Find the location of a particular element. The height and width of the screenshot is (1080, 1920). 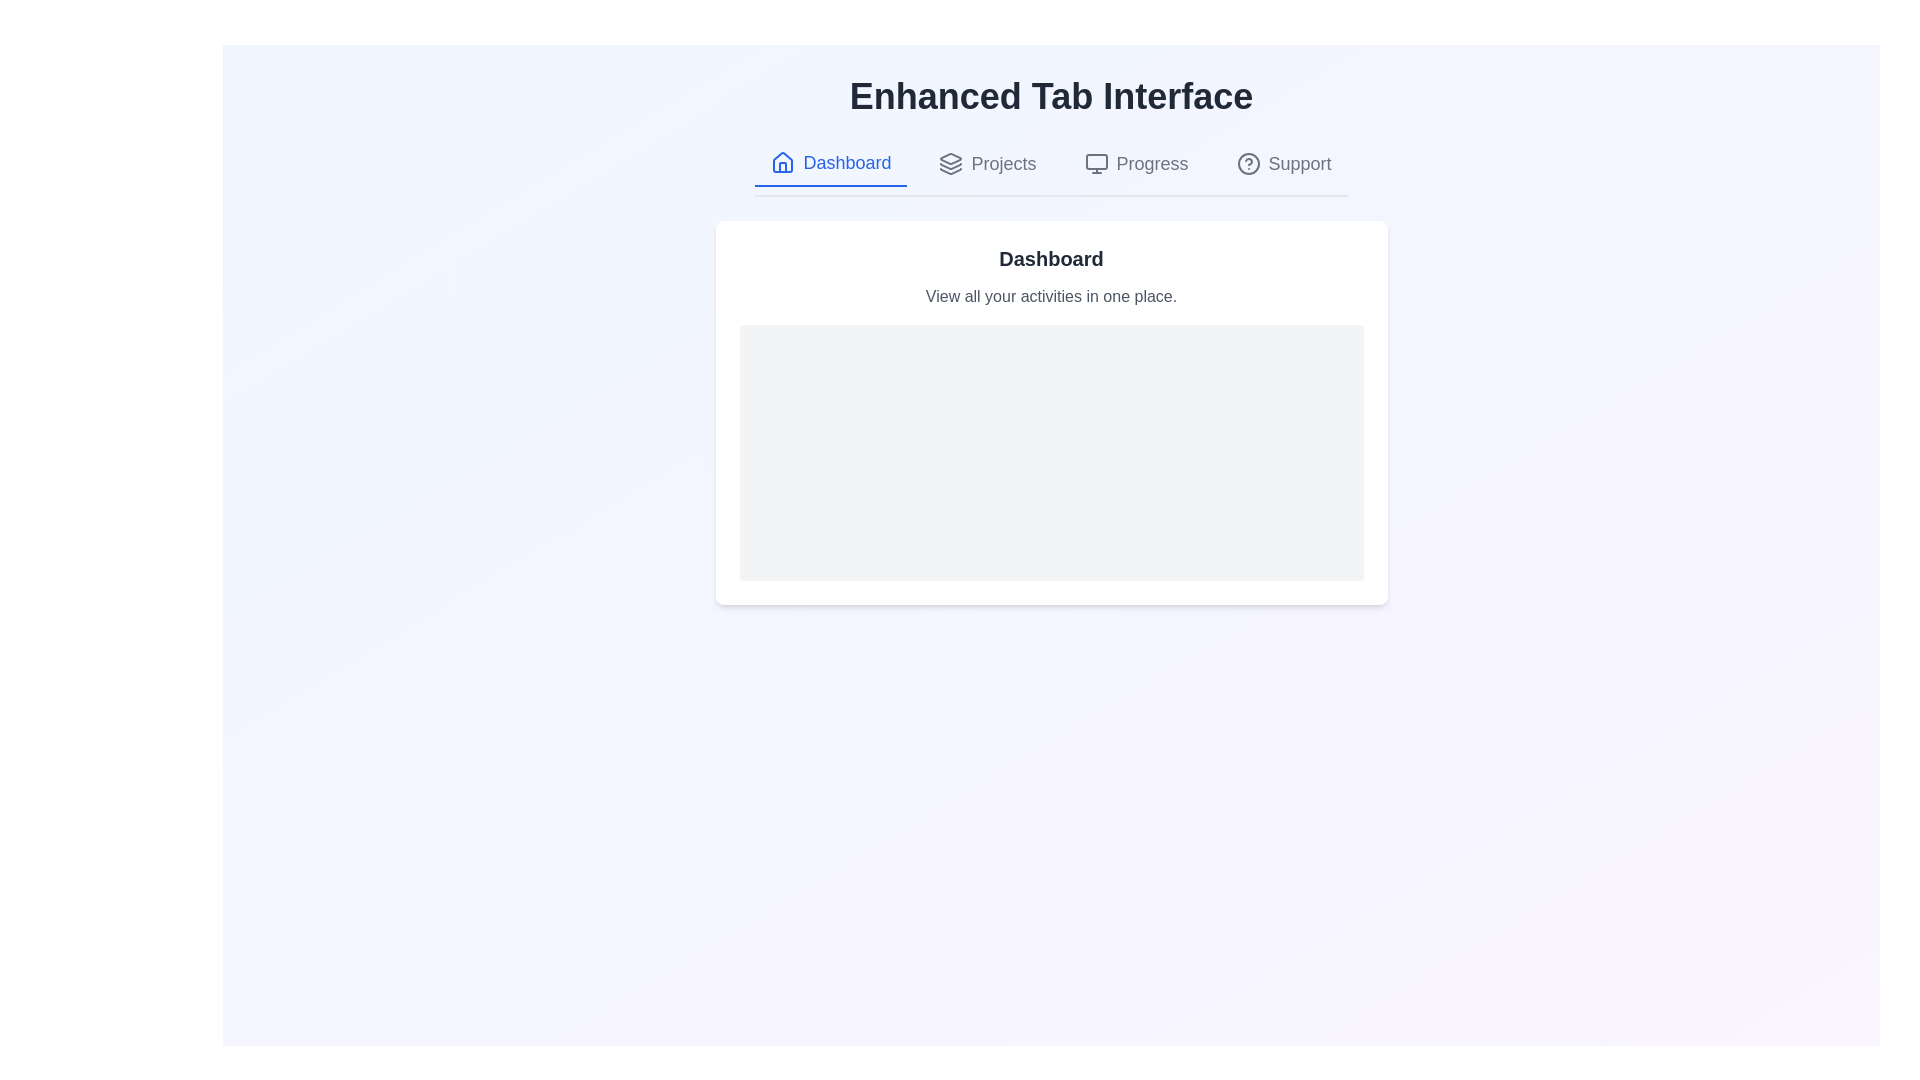

the tab labeled Progress to display its content is located at coordinates (1136, 163).